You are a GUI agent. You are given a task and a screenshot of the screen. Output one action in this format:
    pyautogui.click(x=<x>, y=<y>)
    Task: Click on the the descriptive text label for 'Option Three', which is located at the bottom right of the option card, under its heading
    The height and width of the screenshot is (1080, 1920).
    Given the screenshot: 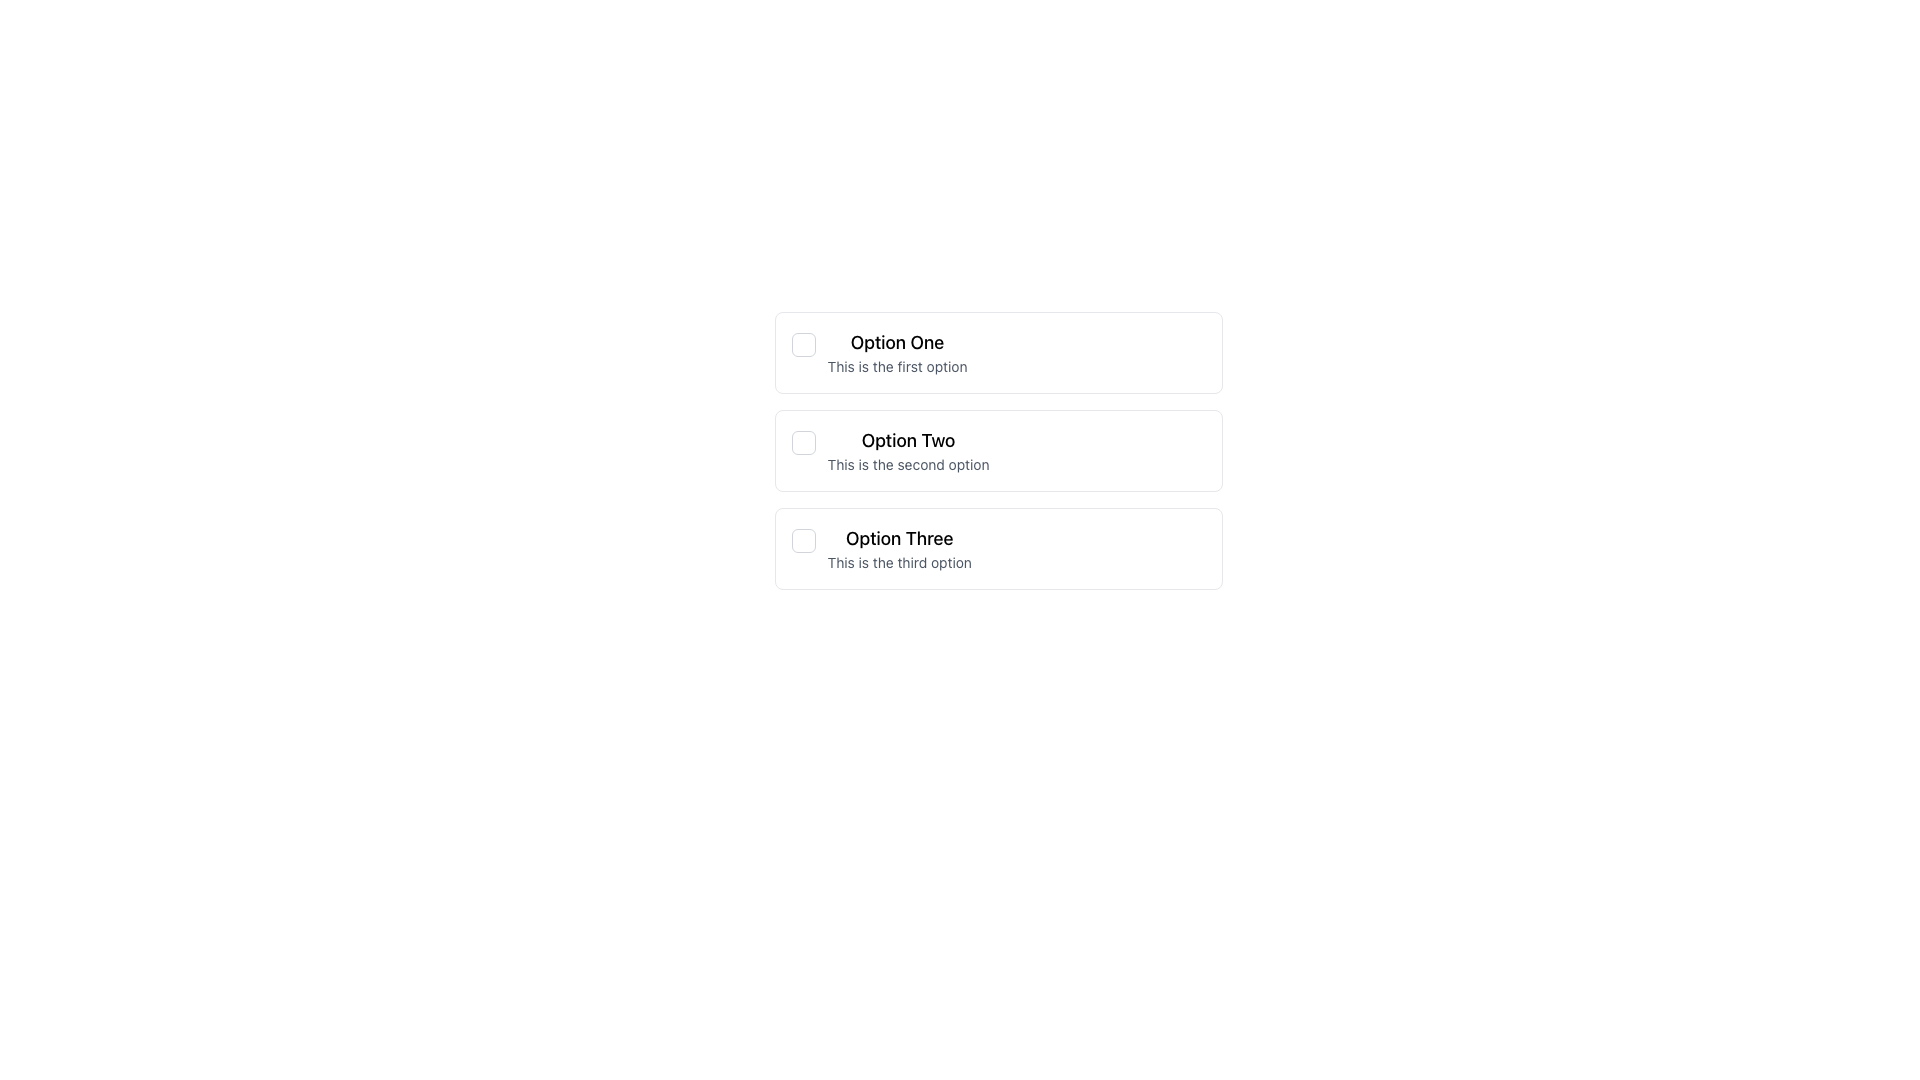 What is the action you would take?
    pyautogui.click(x=898, y=563)
    